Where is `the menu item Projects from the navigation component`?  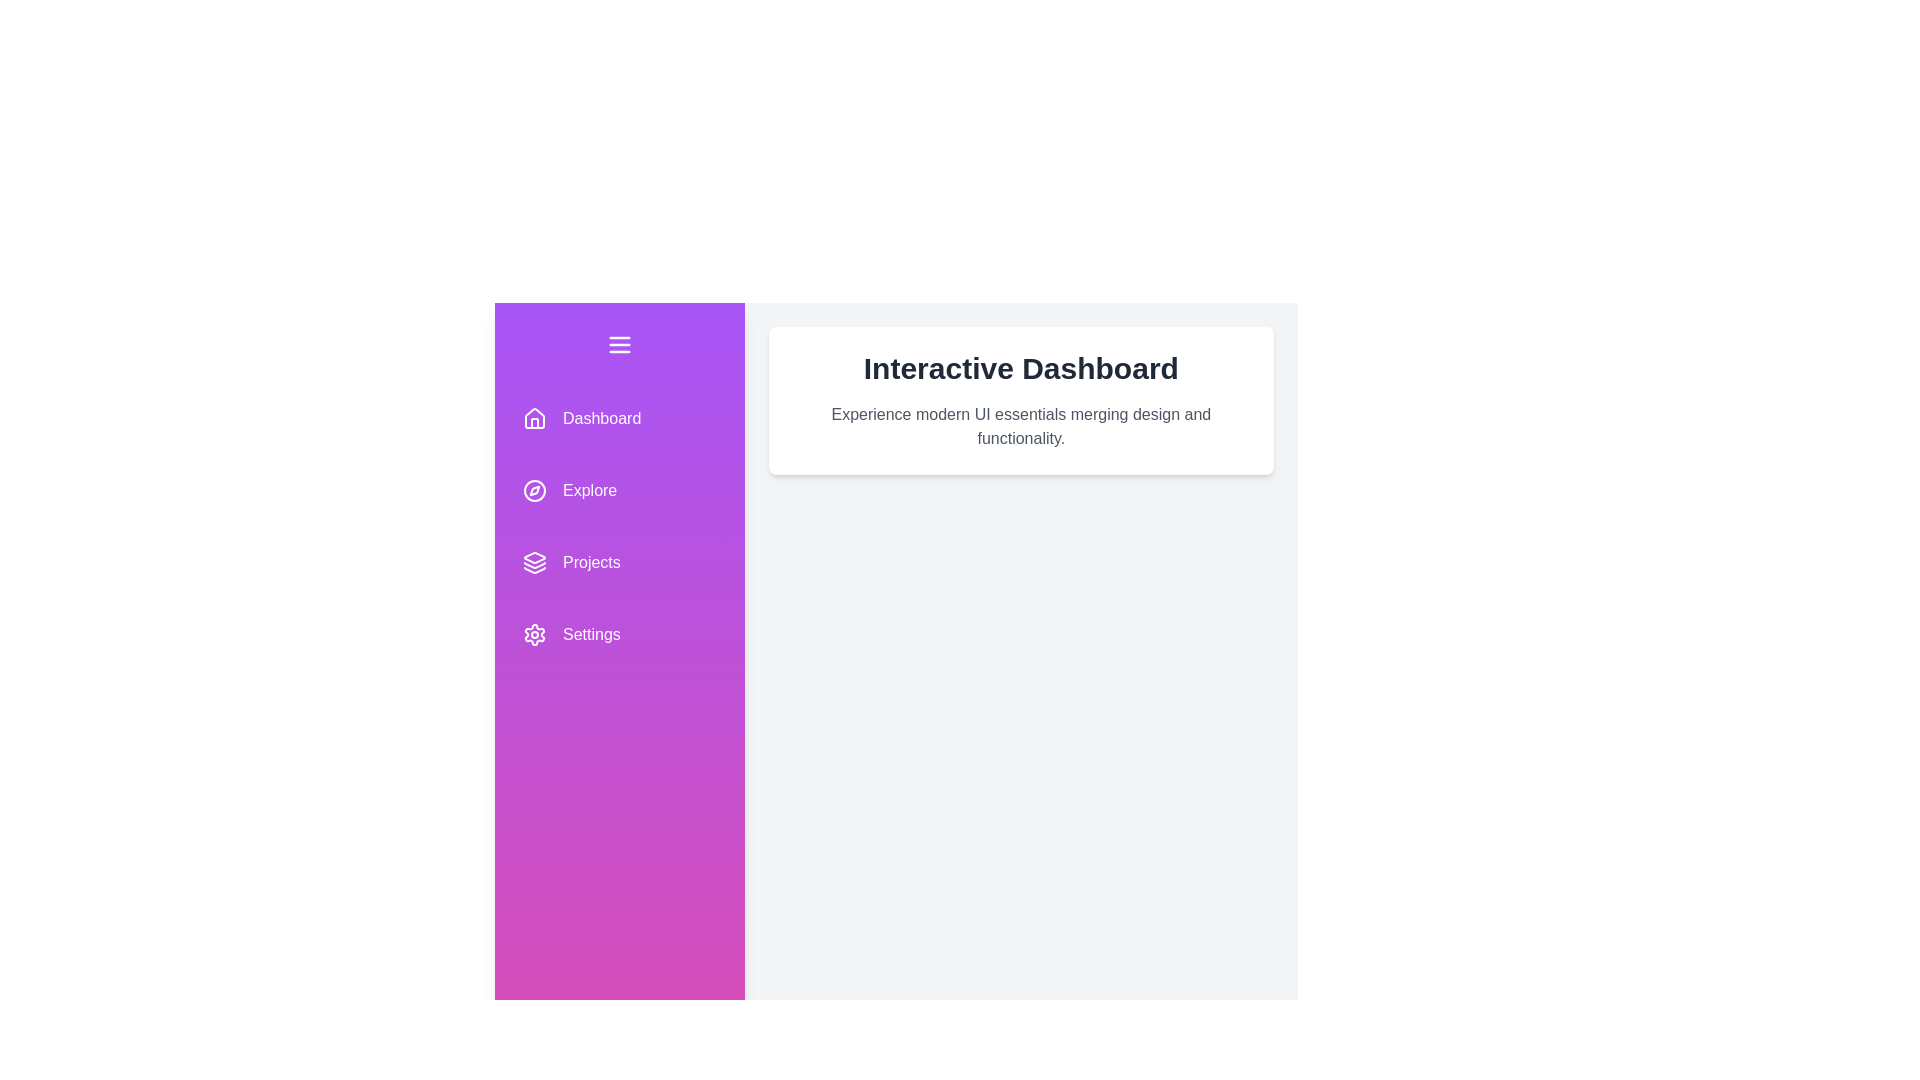
the menu item Projects from the navigation component is located at coordinates (618, 563).